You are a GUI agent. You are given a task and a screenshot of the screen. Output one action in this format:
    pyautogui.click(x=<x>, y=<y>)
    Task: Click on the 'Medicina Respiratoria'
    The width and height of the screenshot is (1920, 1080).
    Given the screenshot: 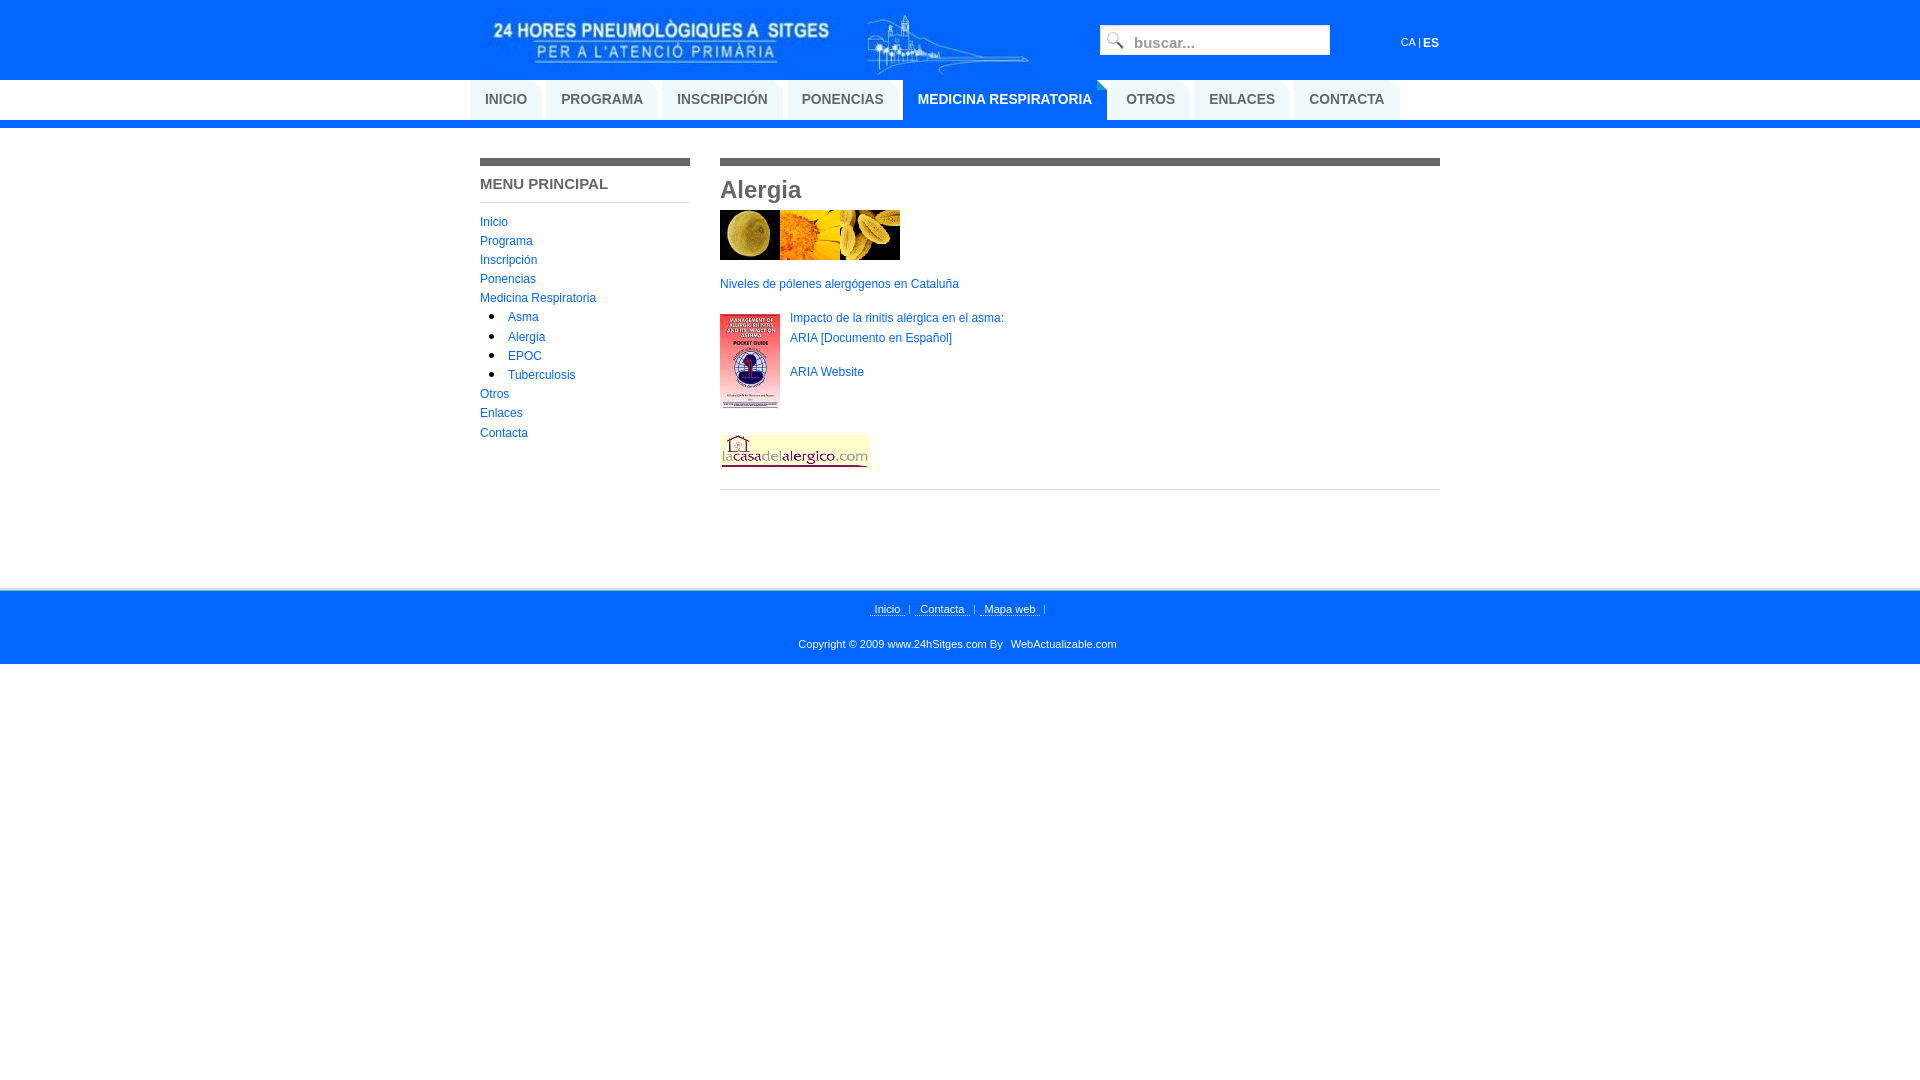 What is the action you would take?
    pyautogui.click(x=537, y=297)
    